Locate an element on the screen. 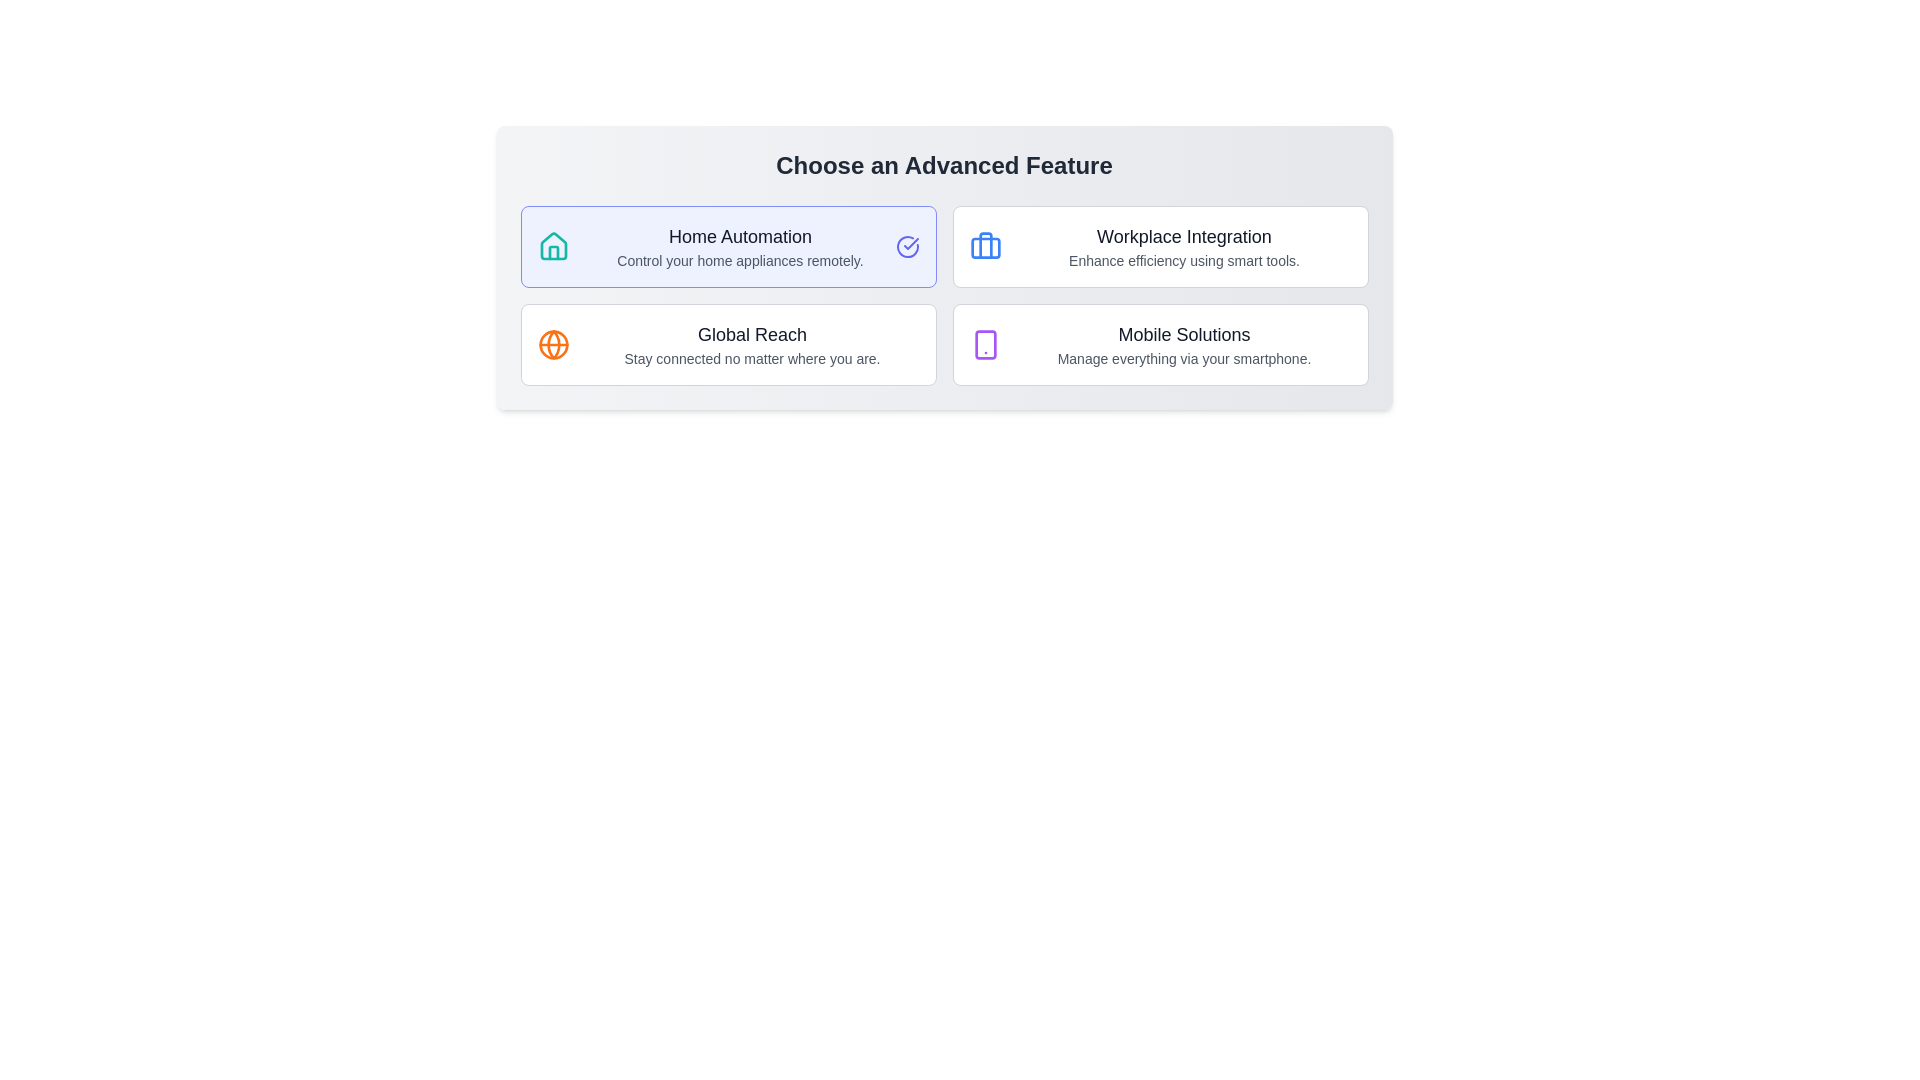 The width and height of the screenshot is (1920, 1080). the Text Label element that reads 'Control your home appliances remotely.', which is styled with a smaller gray font and positioned below the 'Home Automation' title is located at coordinates (739, 260).